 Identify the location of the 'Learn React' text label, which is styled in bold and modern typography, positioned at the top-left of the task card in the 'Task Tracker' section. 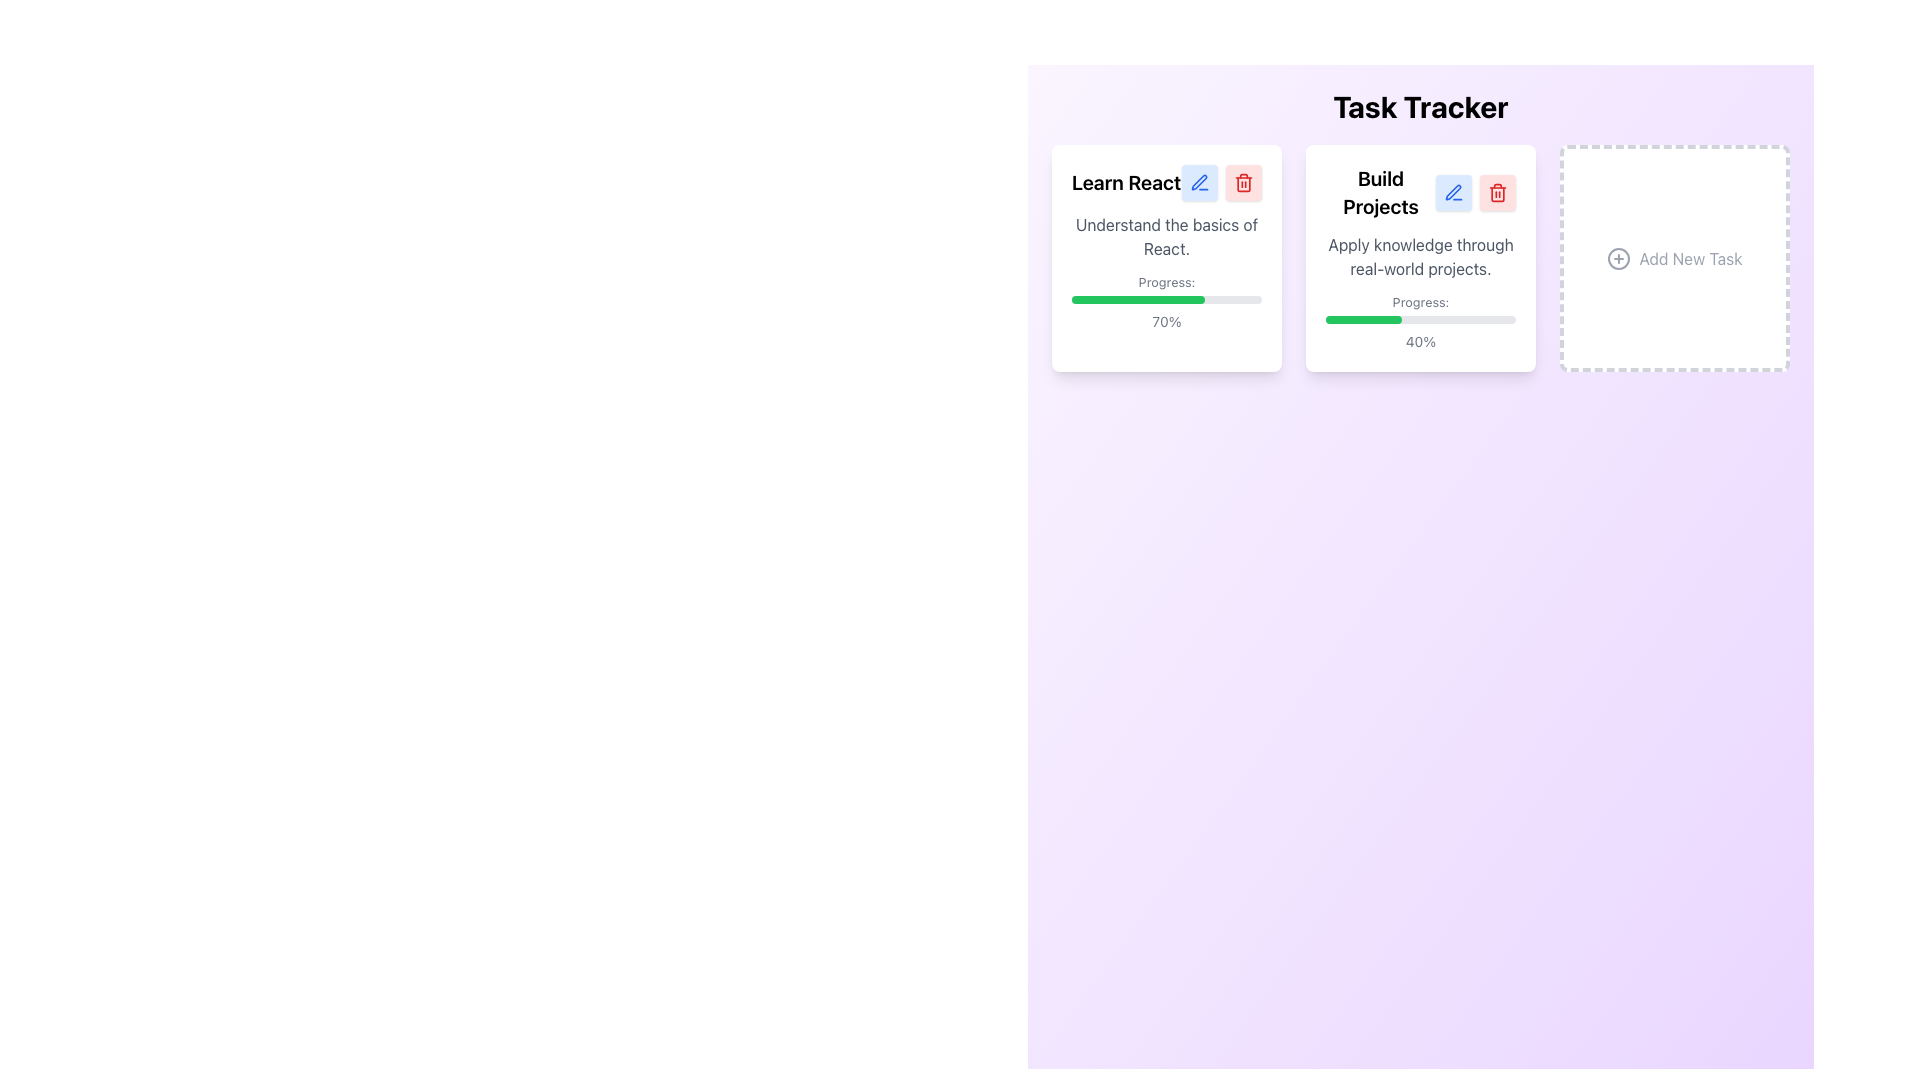
(1126, 182).